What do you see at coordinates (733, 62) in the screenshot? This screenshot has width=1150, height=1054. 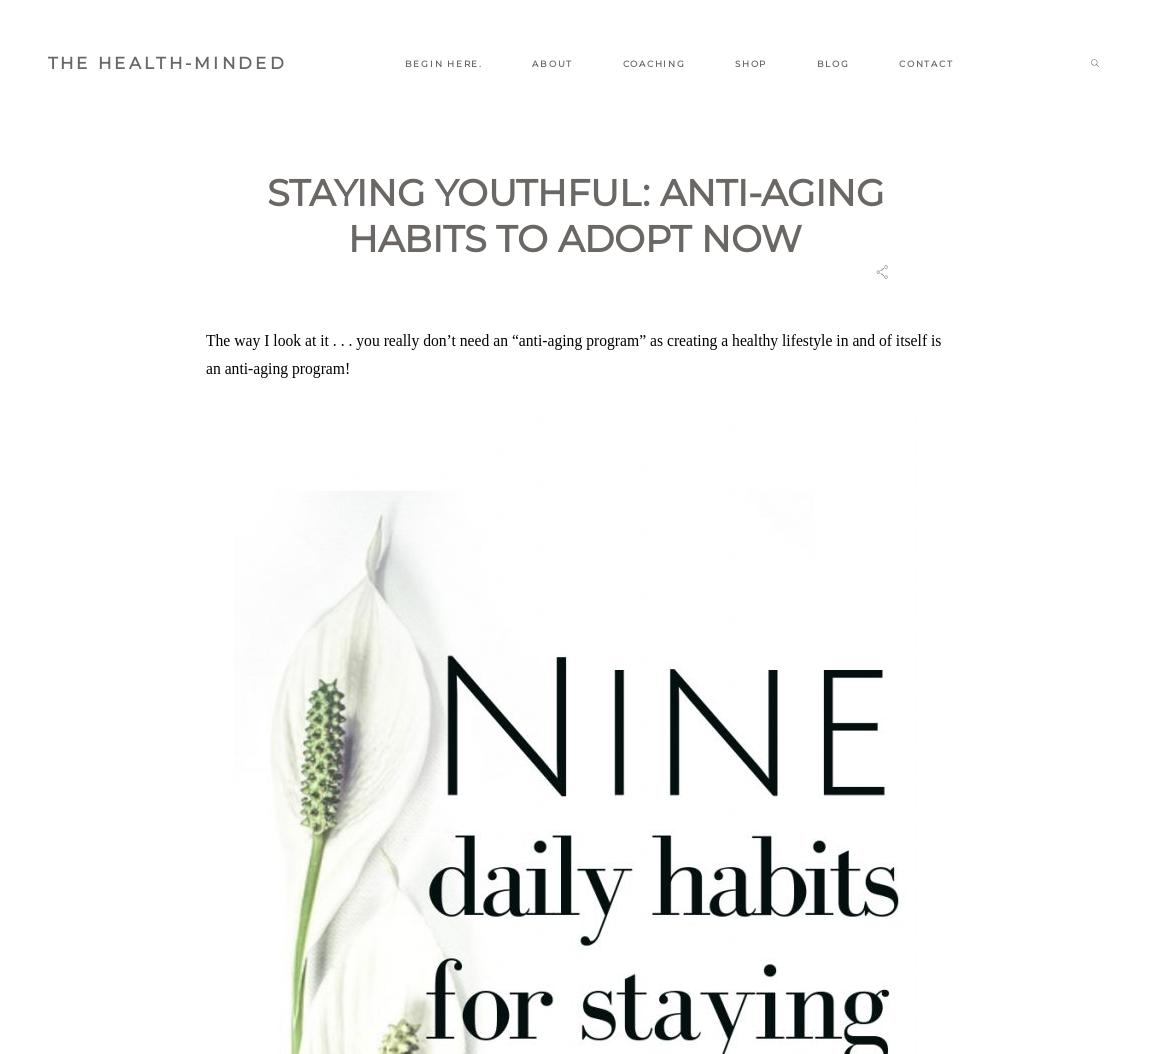 I see `'SHOP'` at bounding box center [733, 62].